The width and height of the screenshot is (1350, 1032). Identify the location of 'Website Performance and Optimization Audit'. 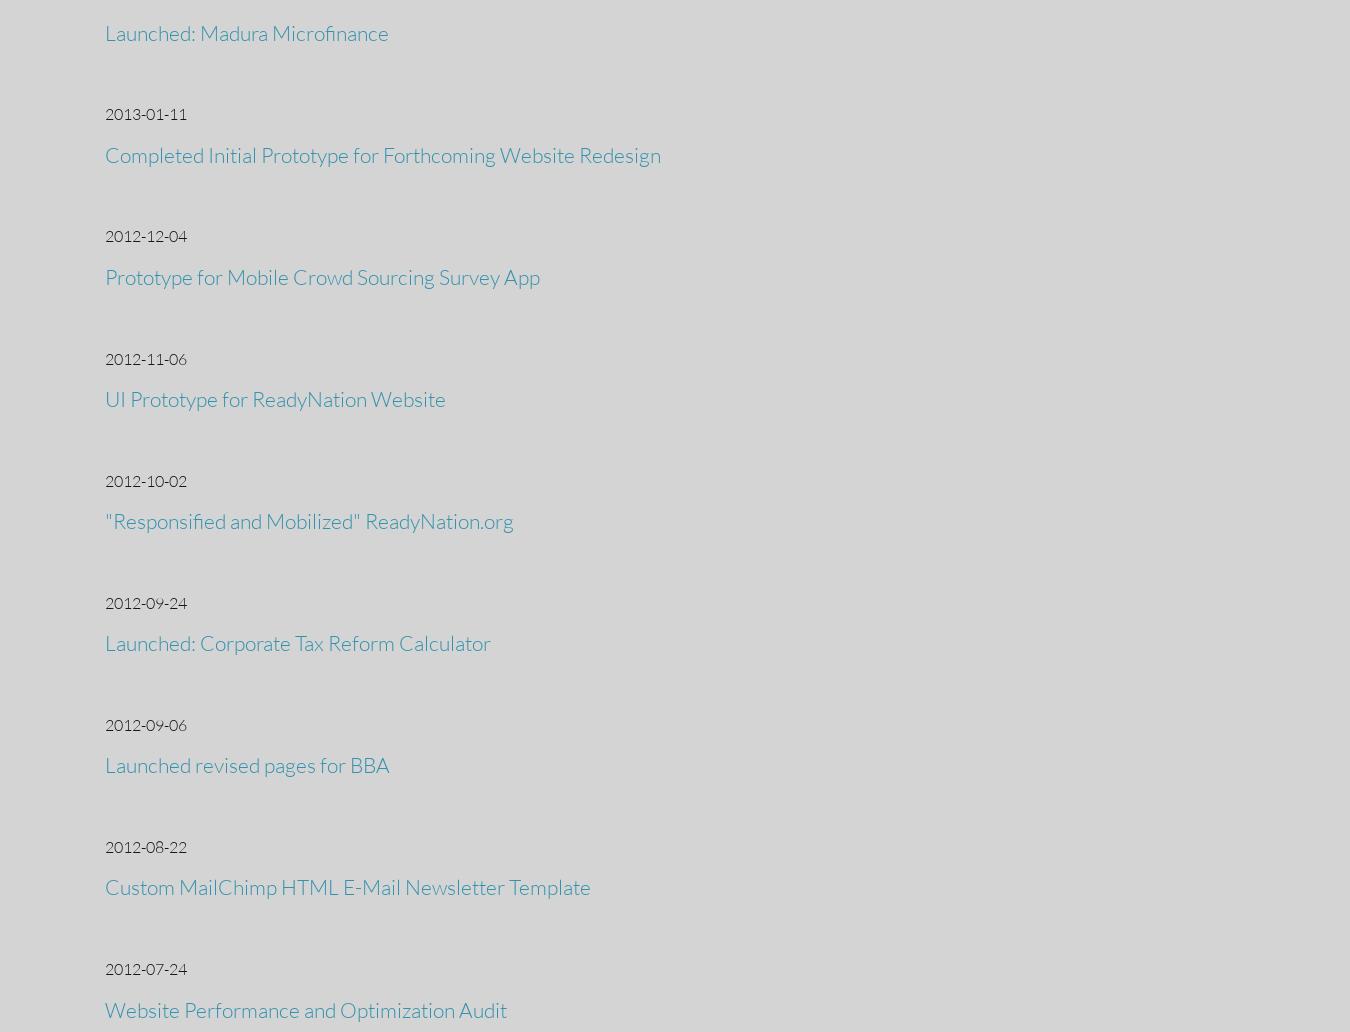
(104, 1007).